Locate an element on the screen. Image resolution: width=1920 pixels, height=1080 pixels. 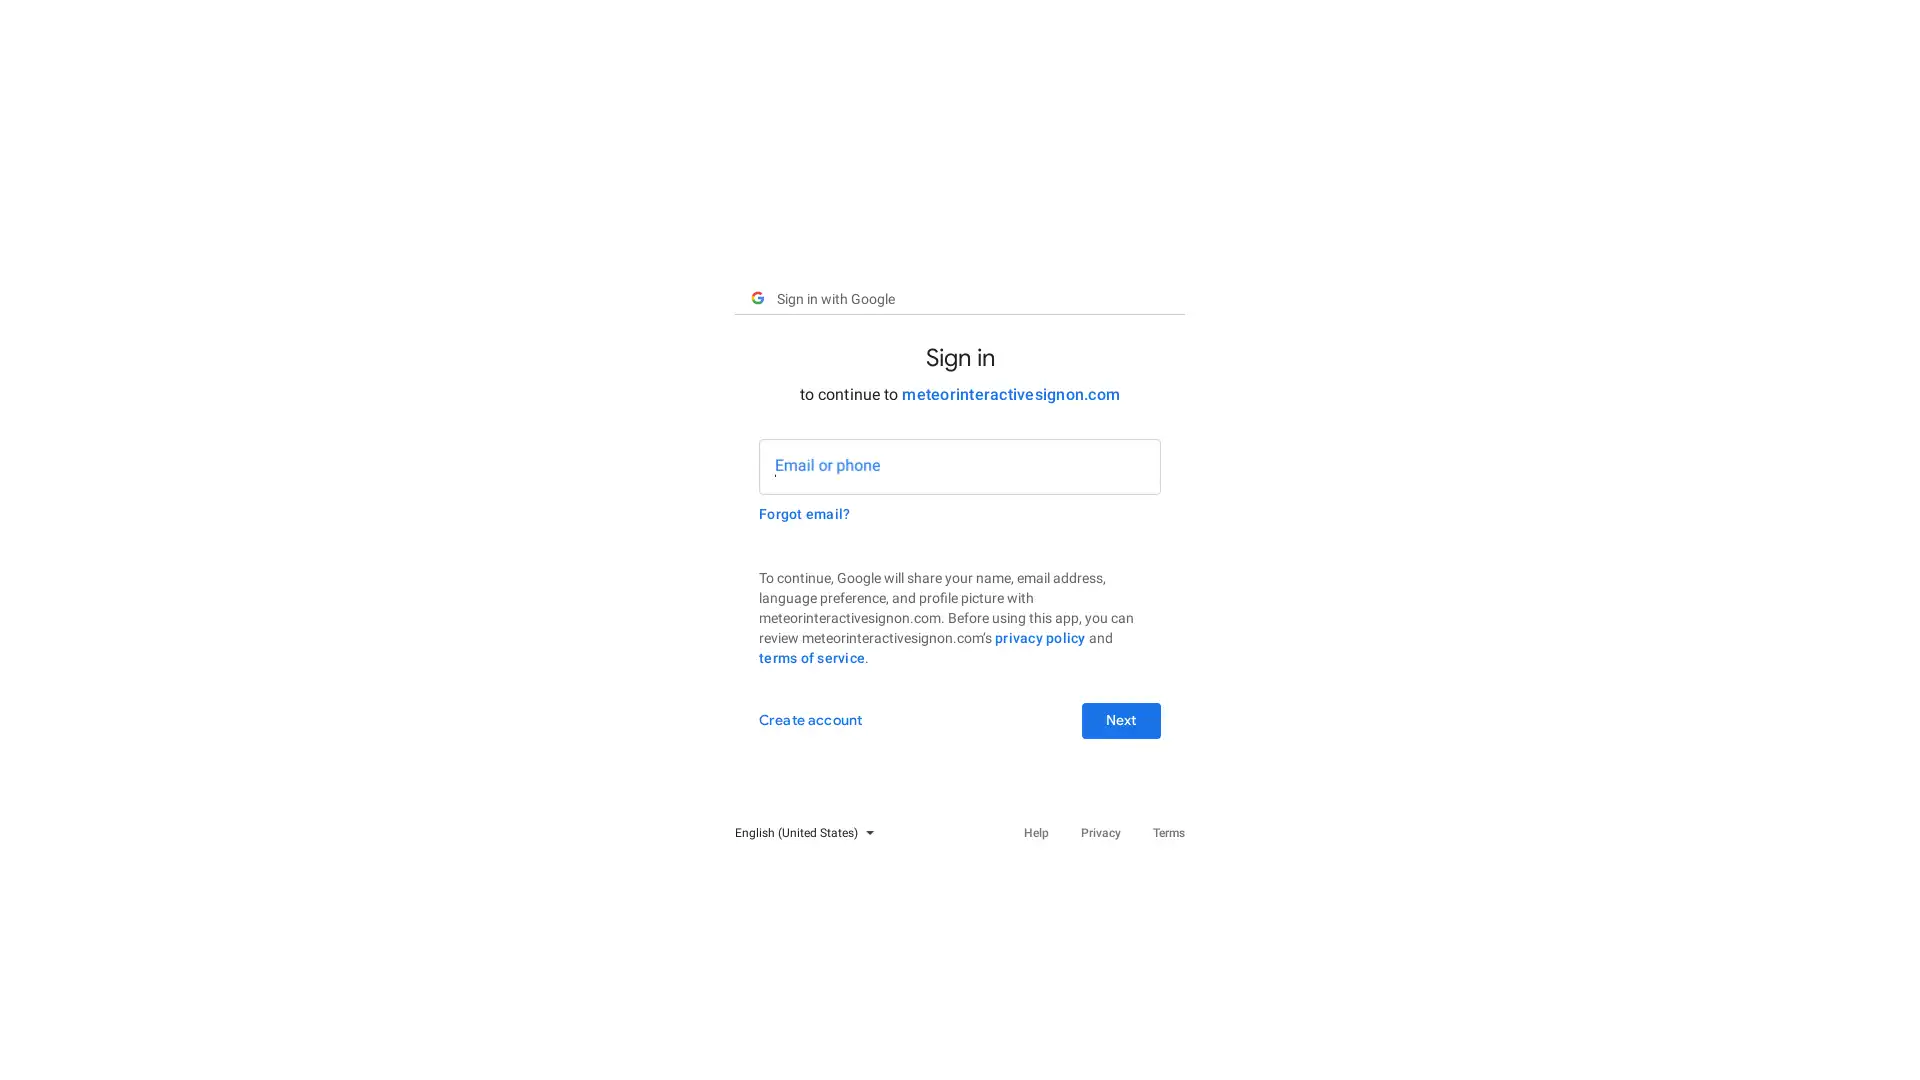
meteorinteractivesignon.com is located at coordinates (1011, 405).